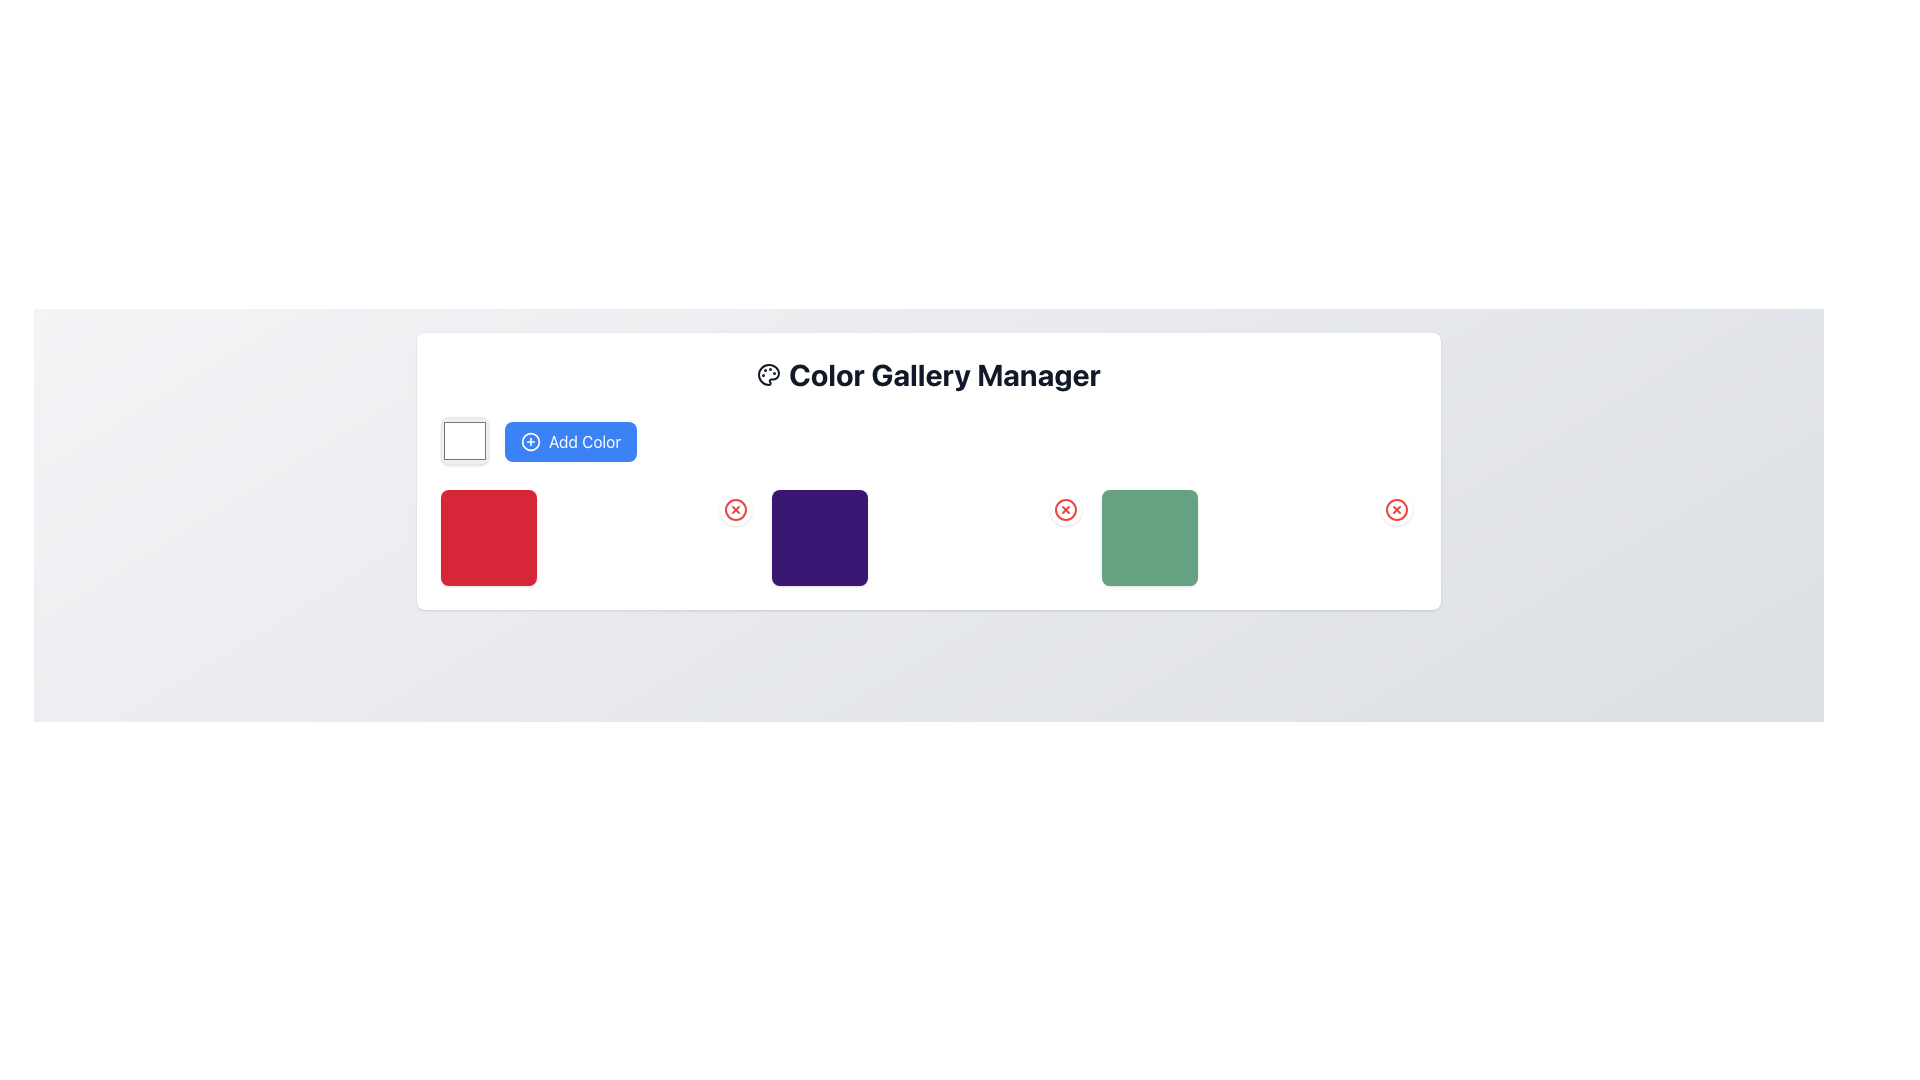  I want to click on the circular part of the red 'X' cancel button located to the top-left of the green square, so click(1064, 508).